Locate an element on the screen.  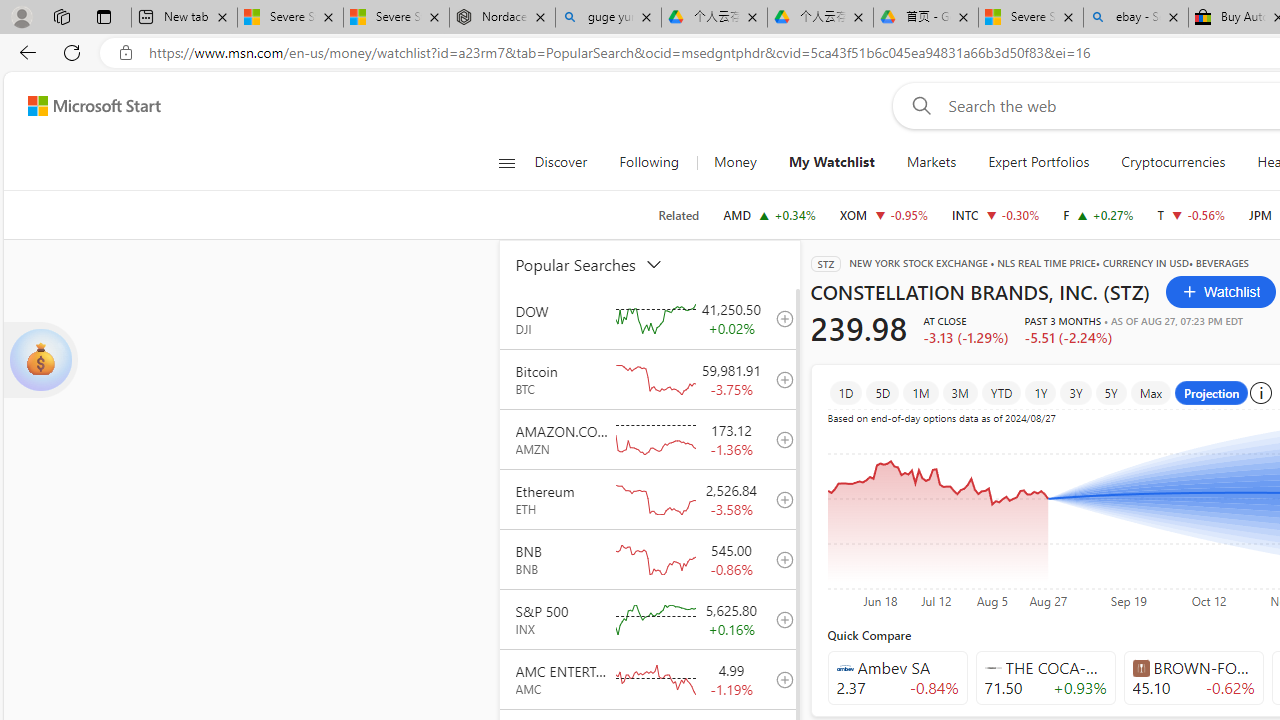
'3M' is located at coordinates (960, 392).